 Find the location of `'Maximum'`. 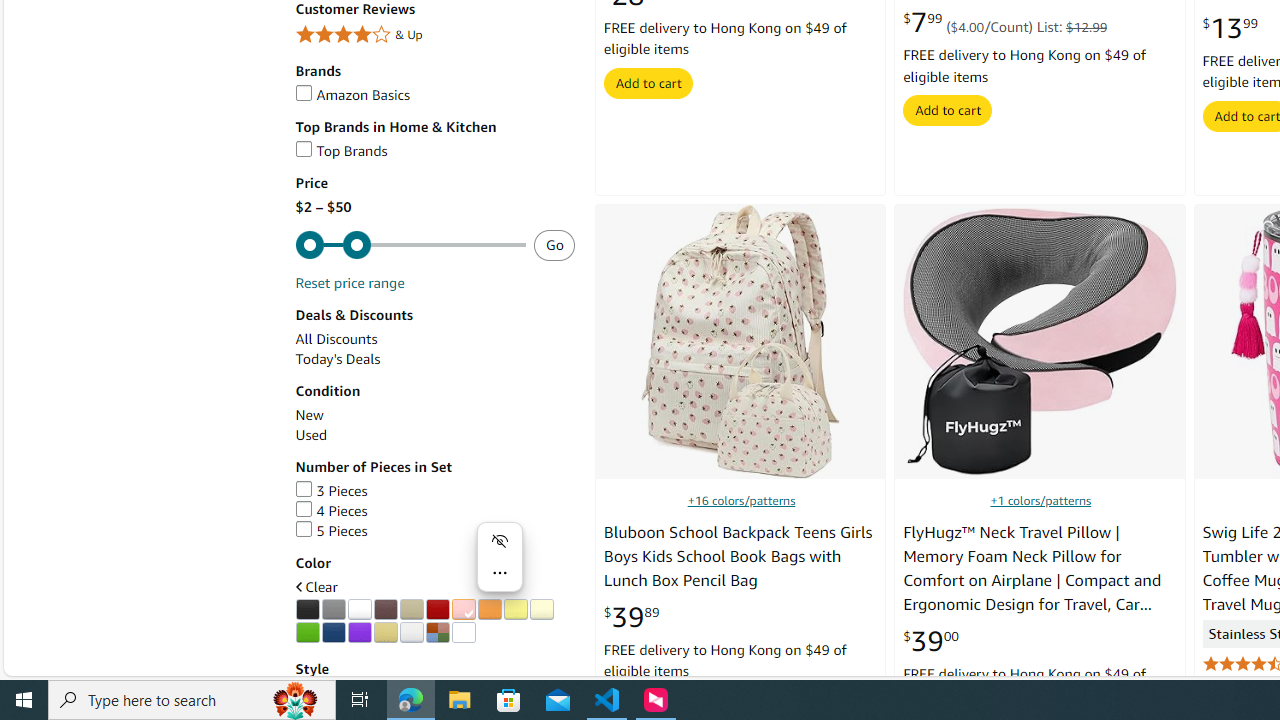

'Maximum' is located at coordinates (409, 244).